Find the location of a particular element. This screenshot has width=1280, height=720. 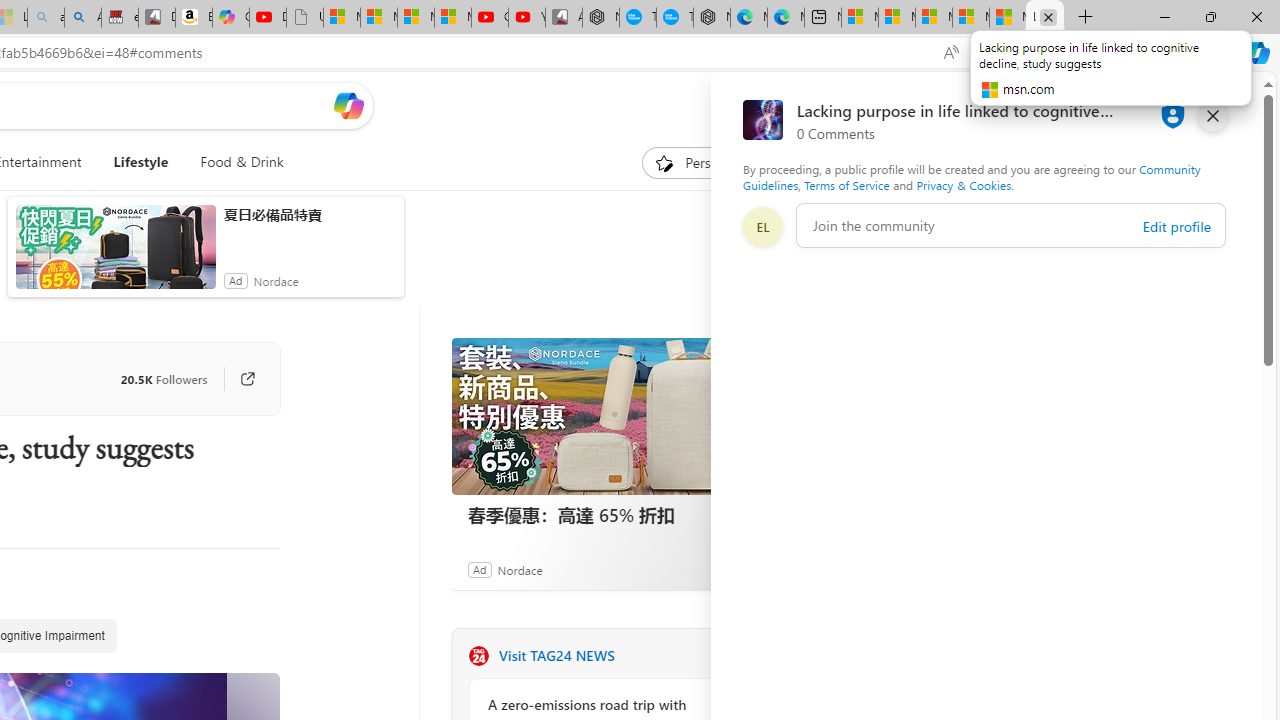

'Go to publisher' is located at coordinates (237, 379).